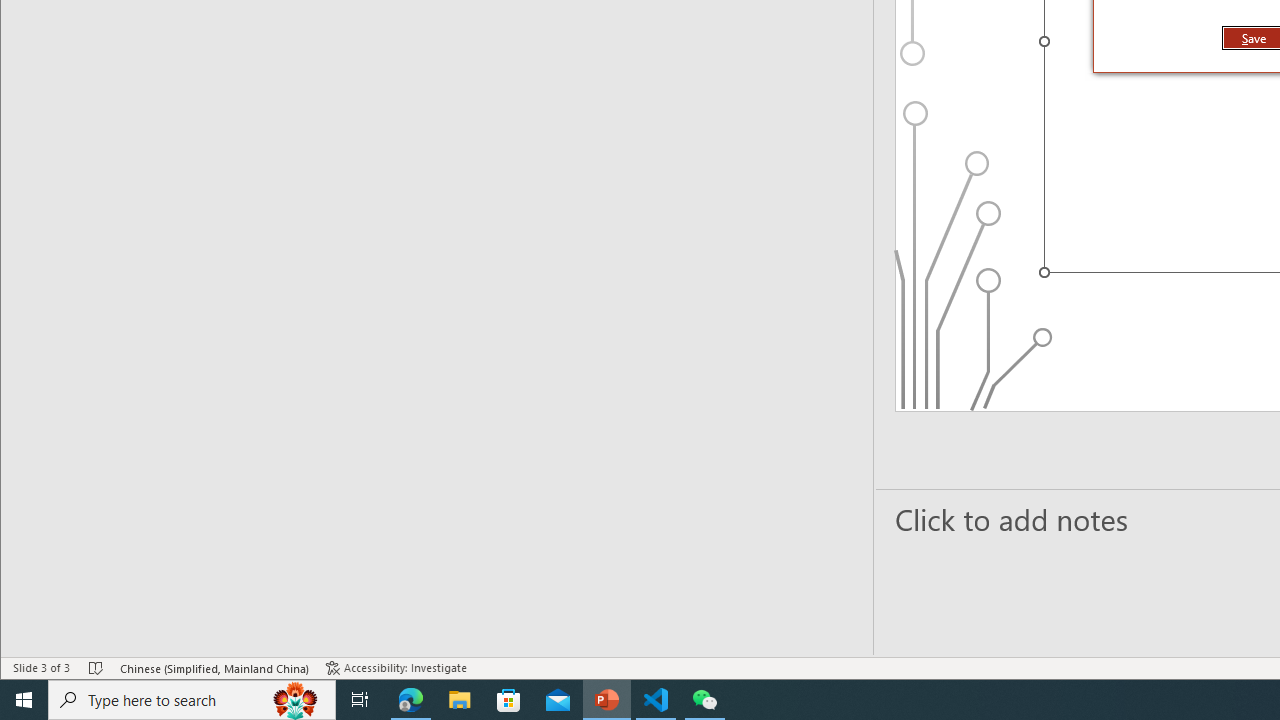 This screenshot has height=720, width=1280. Describe the element at coordinates (459, 698) in the screenshot. I see `'File Explorer'` at that location.